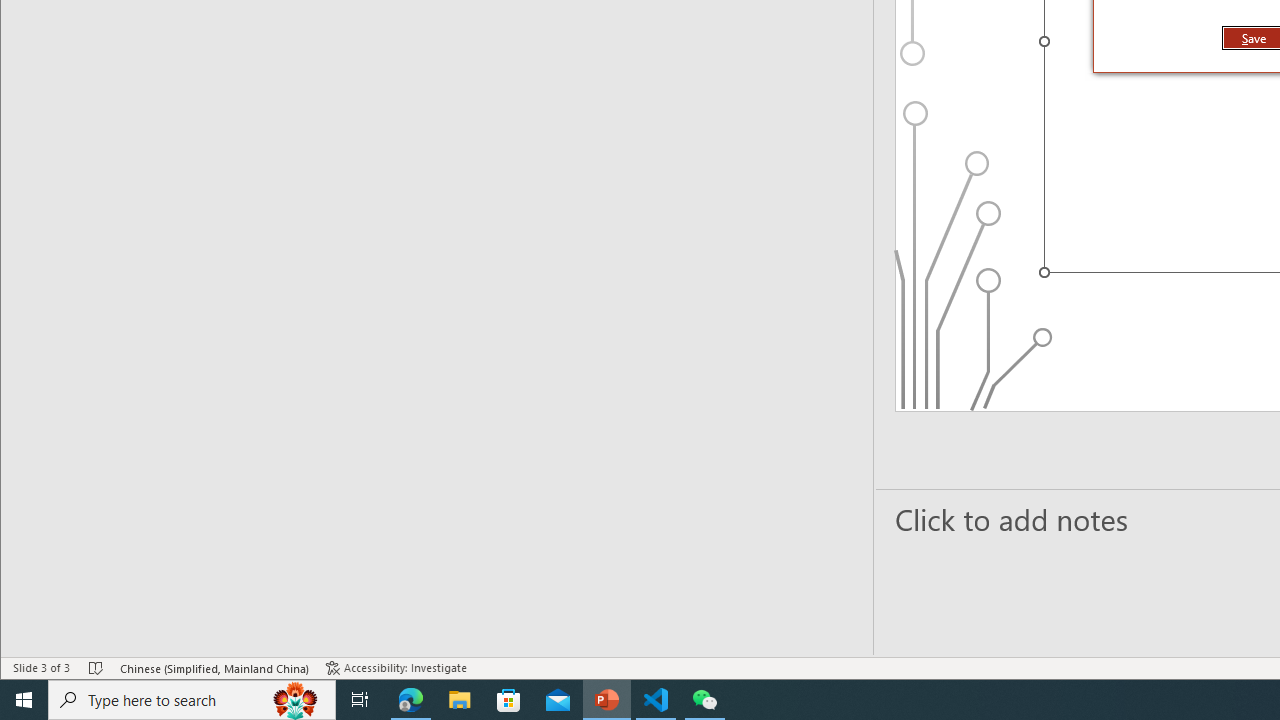 This screenshot has height=720, width=1280. Describe the element at coordinates (459, 698) in the screenshot. I see `'File Explorer'` at that location.